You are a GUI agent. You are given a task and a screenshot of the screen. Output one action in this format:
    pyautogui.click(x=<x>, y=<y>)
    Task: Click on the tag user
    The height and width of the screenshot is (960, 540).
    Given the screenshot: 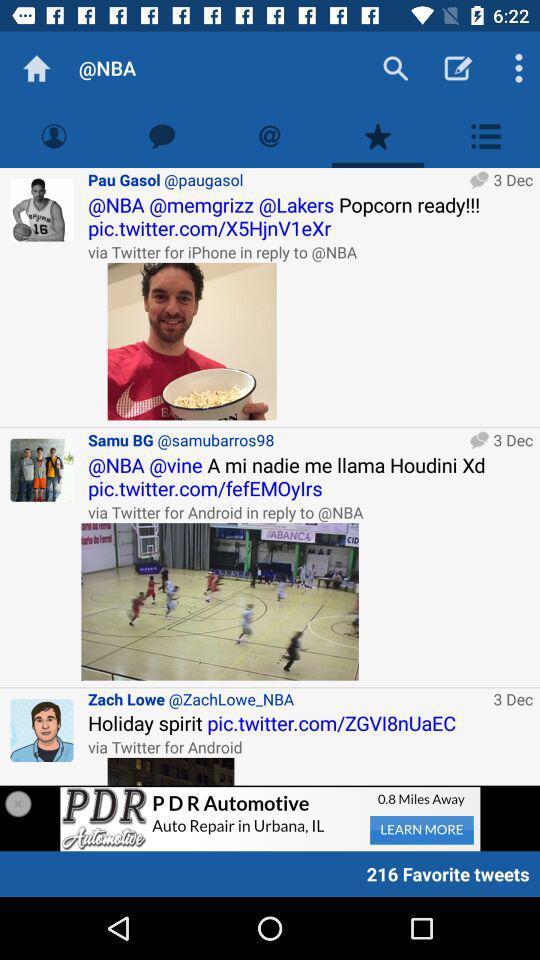 What is the action you would take?
    pyautogui.click(x=270, y=135)
    